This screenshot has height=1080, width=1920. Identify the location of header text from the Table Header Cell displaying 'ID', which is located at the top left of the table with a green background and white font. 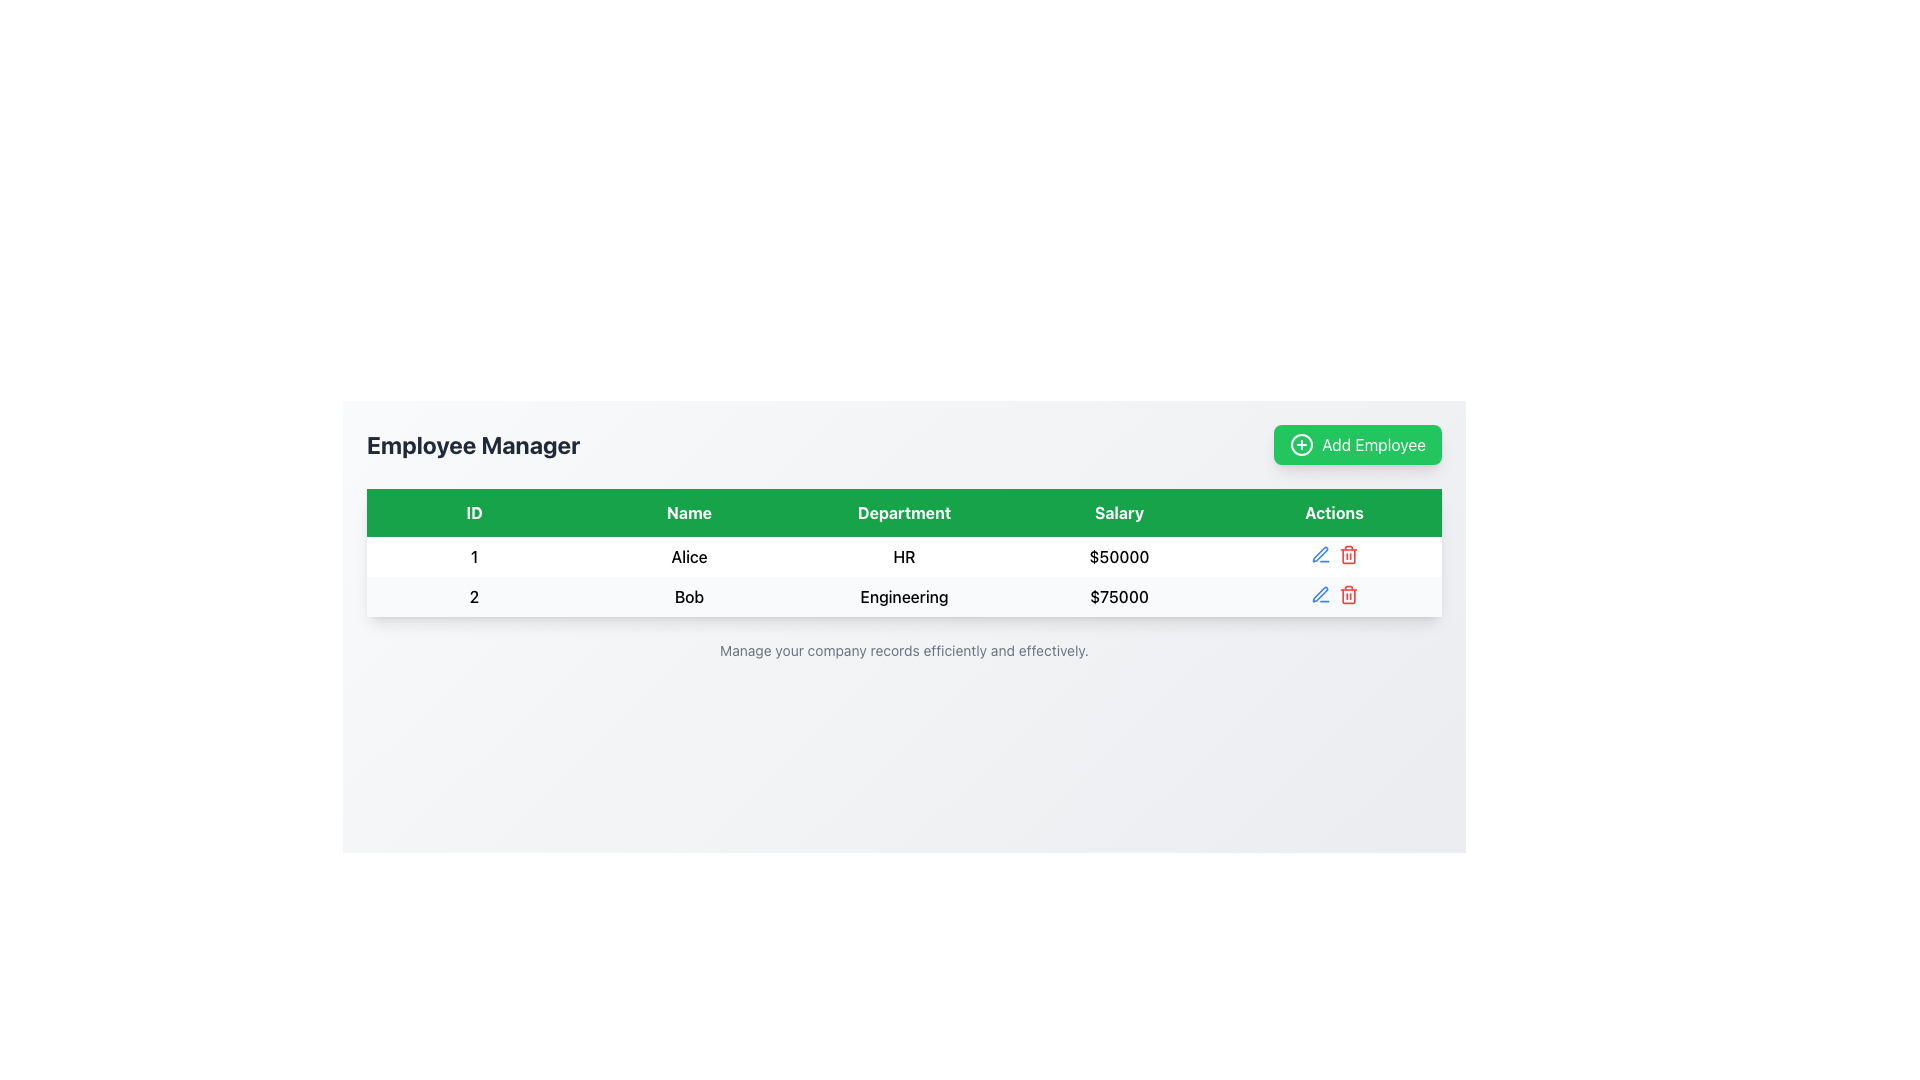
(473, 512).